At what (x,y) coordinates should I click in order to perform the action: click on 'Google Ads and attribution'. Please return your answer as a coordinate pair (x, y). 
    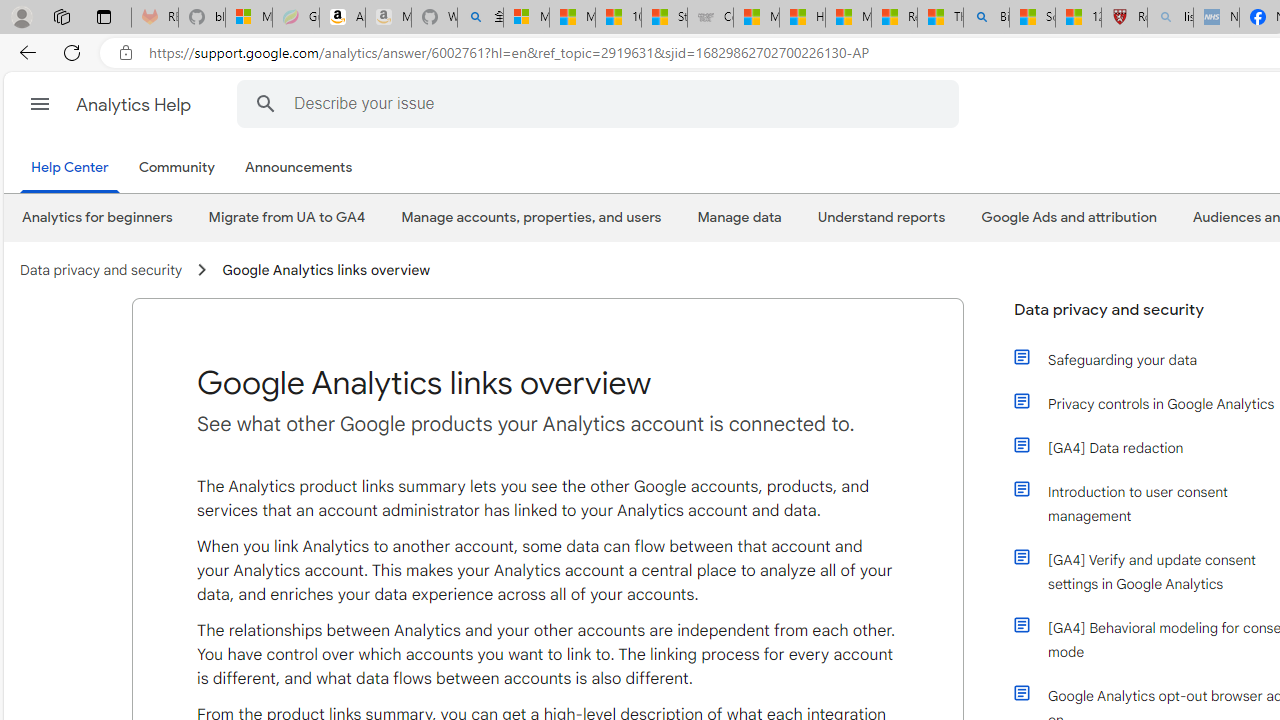
    Looking at the image, I should click on (1067, 217).